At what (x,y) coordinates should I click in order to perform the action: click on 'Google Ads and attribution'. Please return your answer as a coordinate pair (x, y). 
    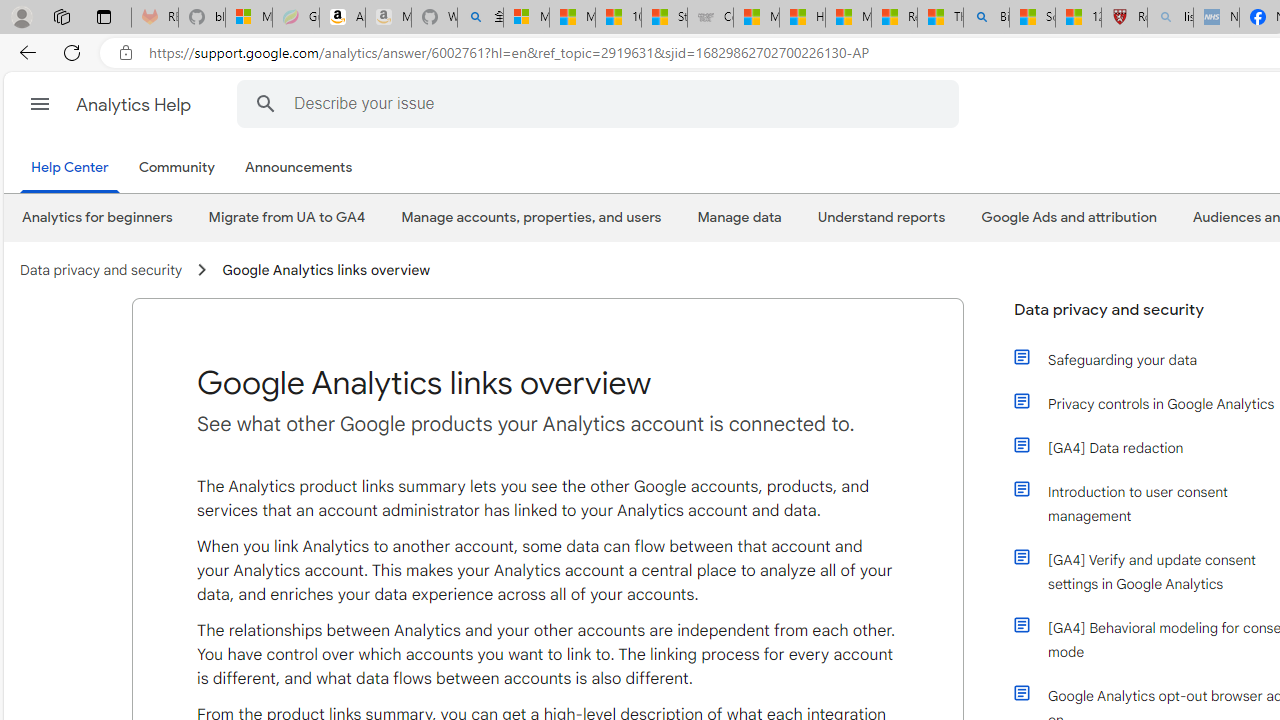
    Looking at the image, I should click on (1067, 217).